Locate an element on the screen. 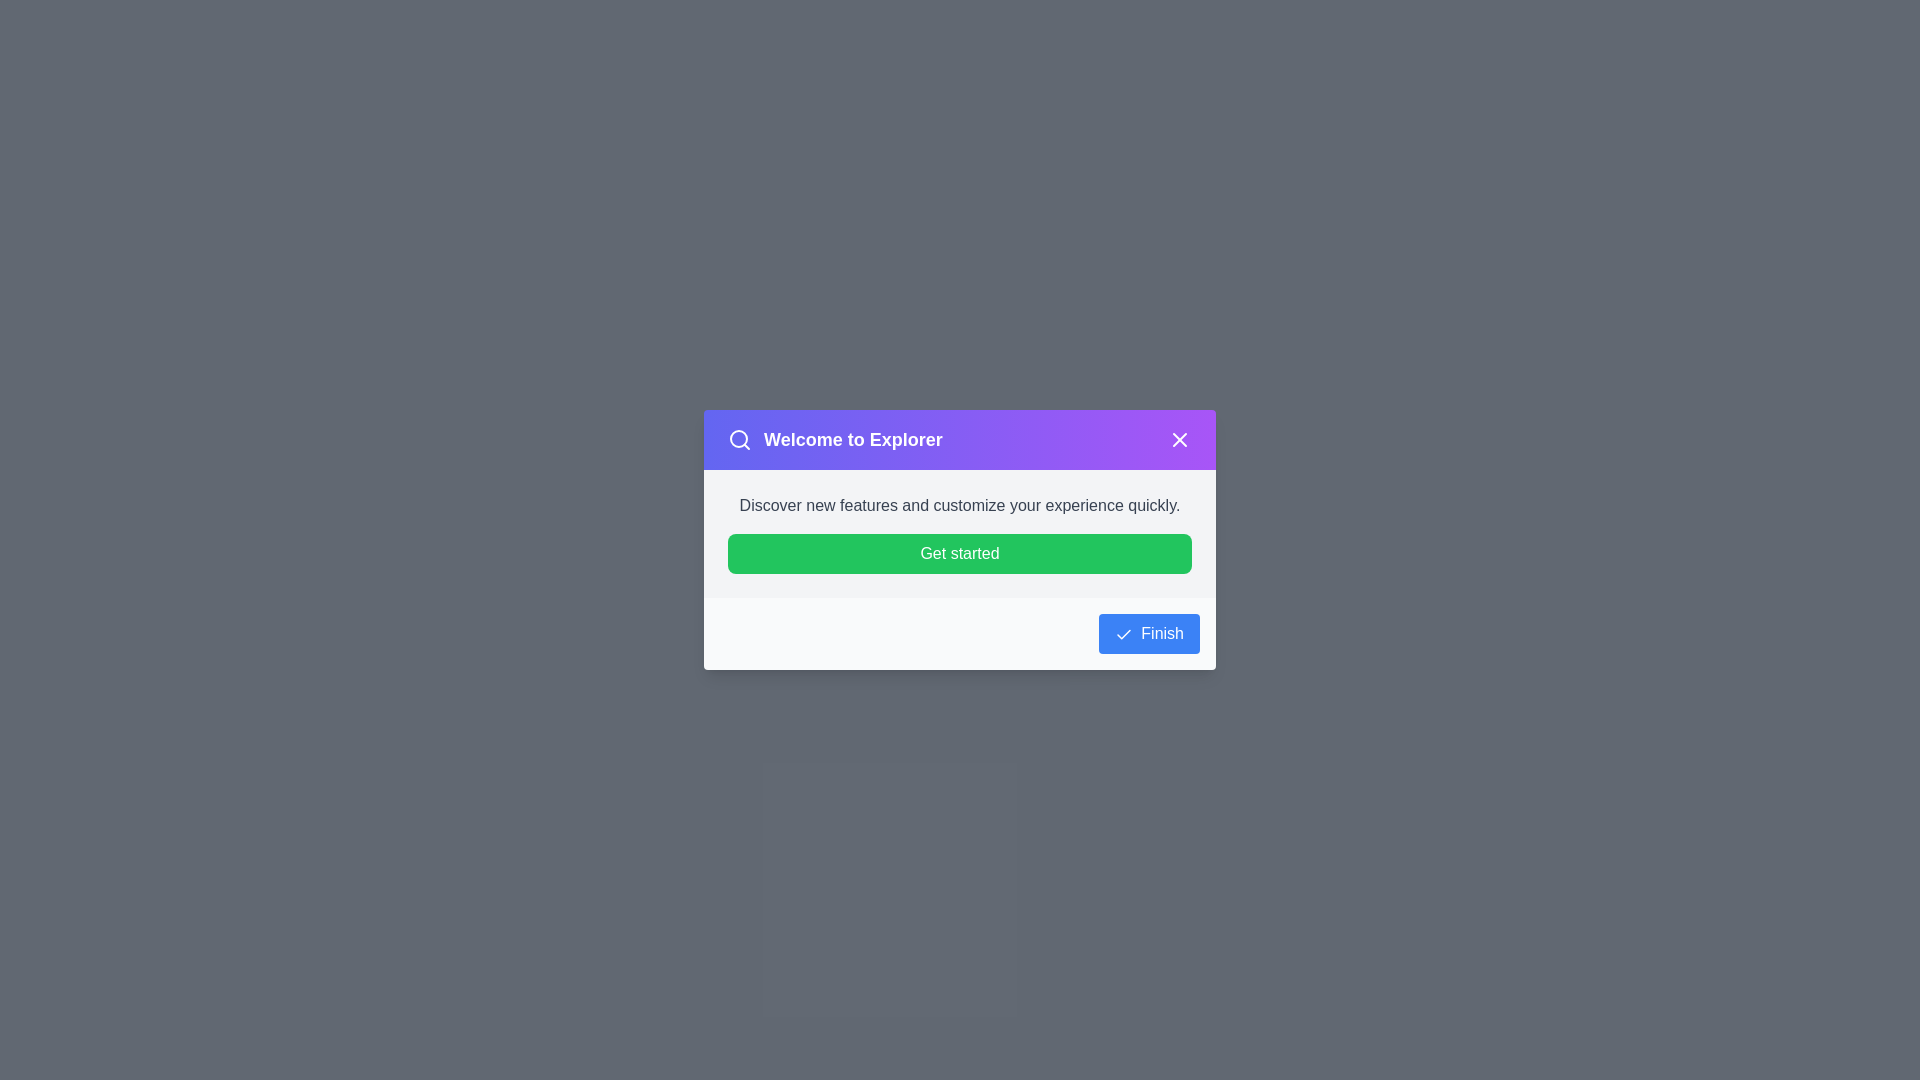  the dialog background area to inspect it is located at coordinates (499, 499).